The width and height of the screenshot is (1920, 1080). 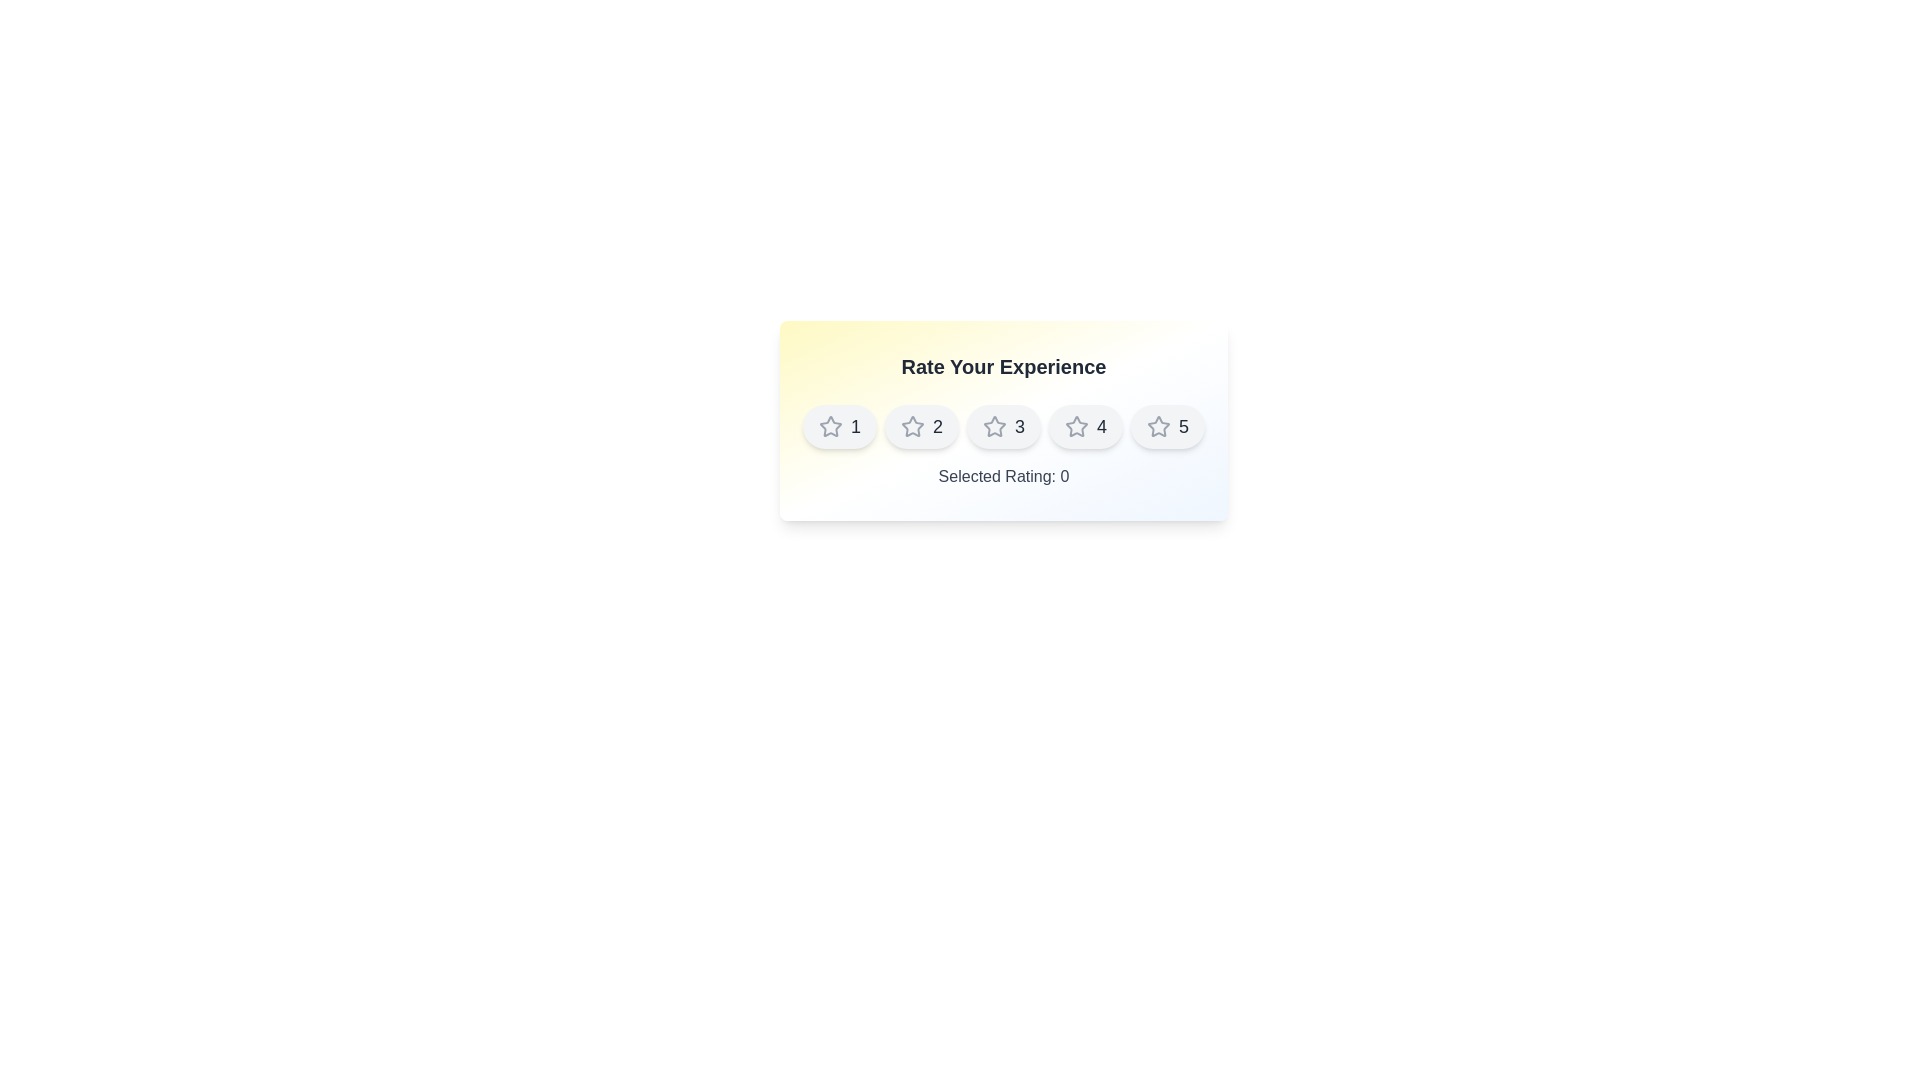 What do you see at coordinates (840, 426) in the screenshot?
I see `the star corresponding to 1` at bounding box center [840, 426].